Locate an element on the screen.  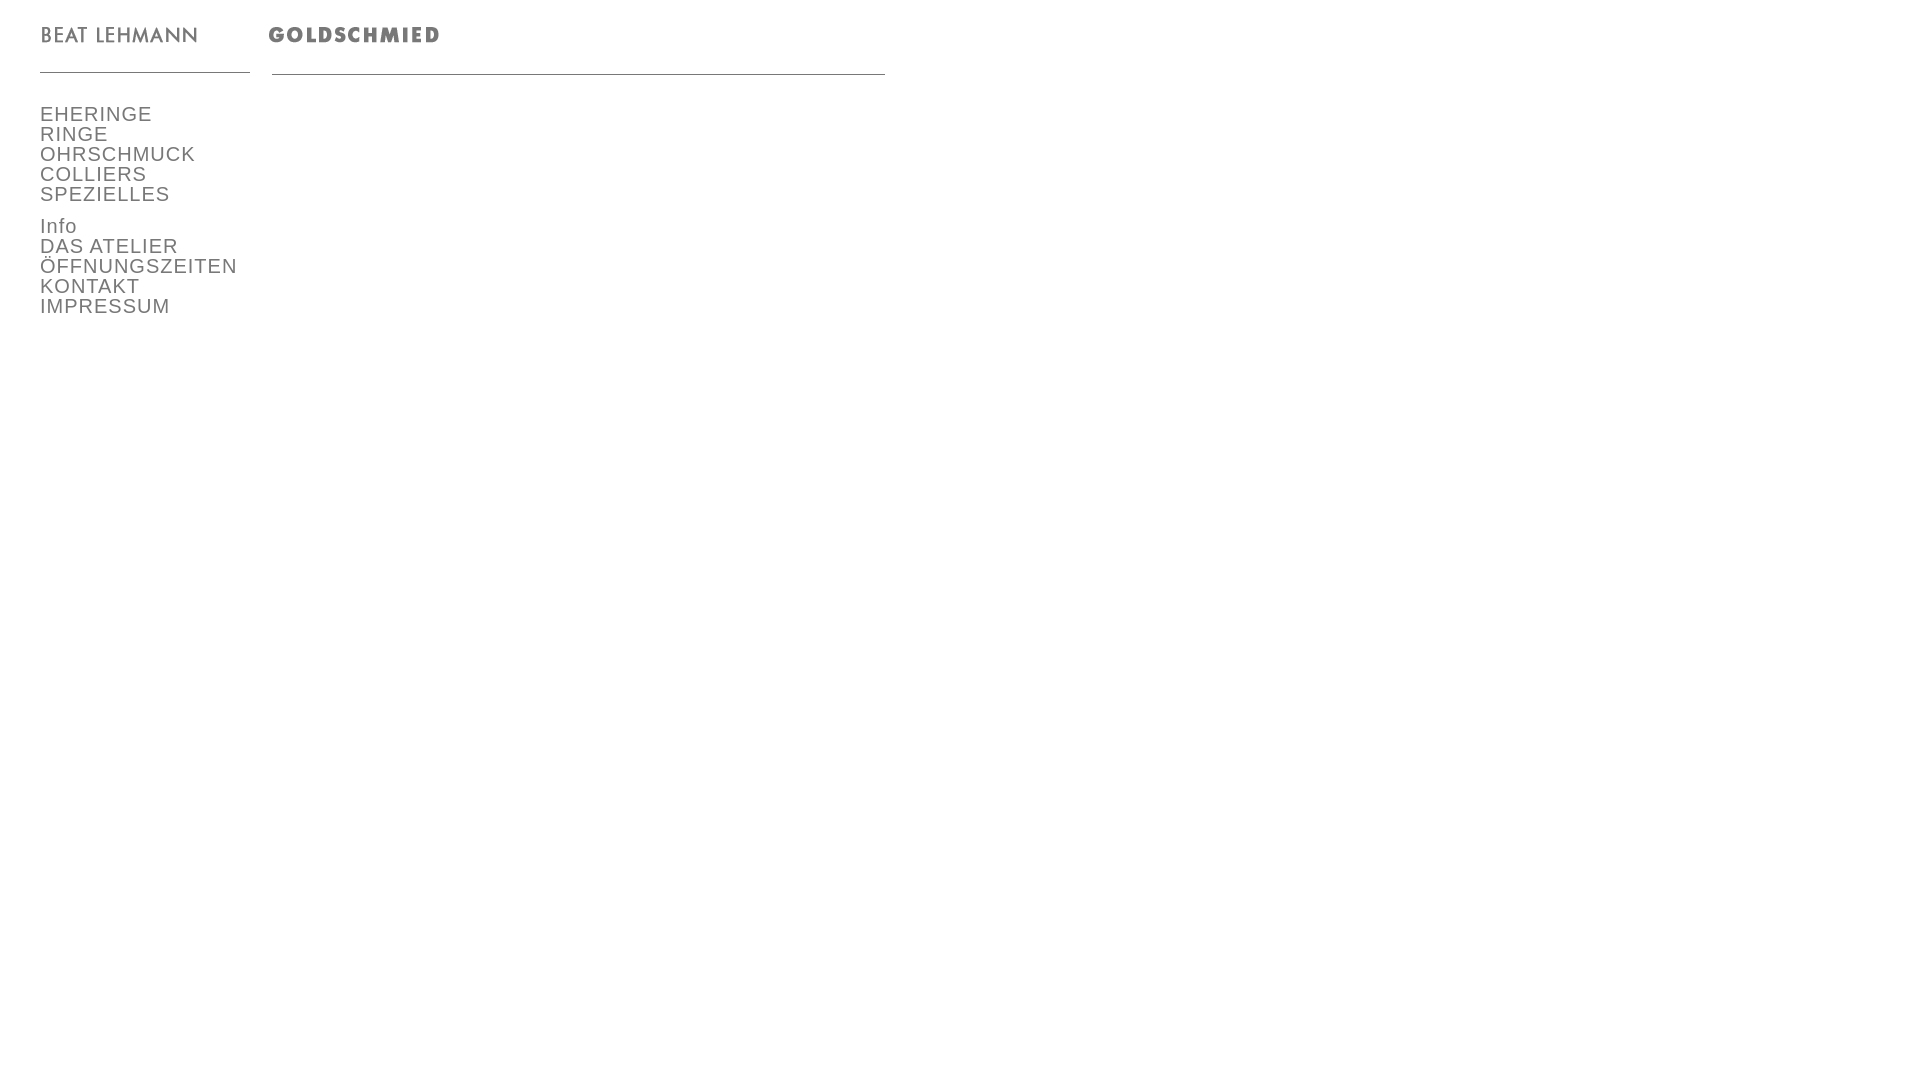
'COLLIERS' is located at coordinates (92, 172).